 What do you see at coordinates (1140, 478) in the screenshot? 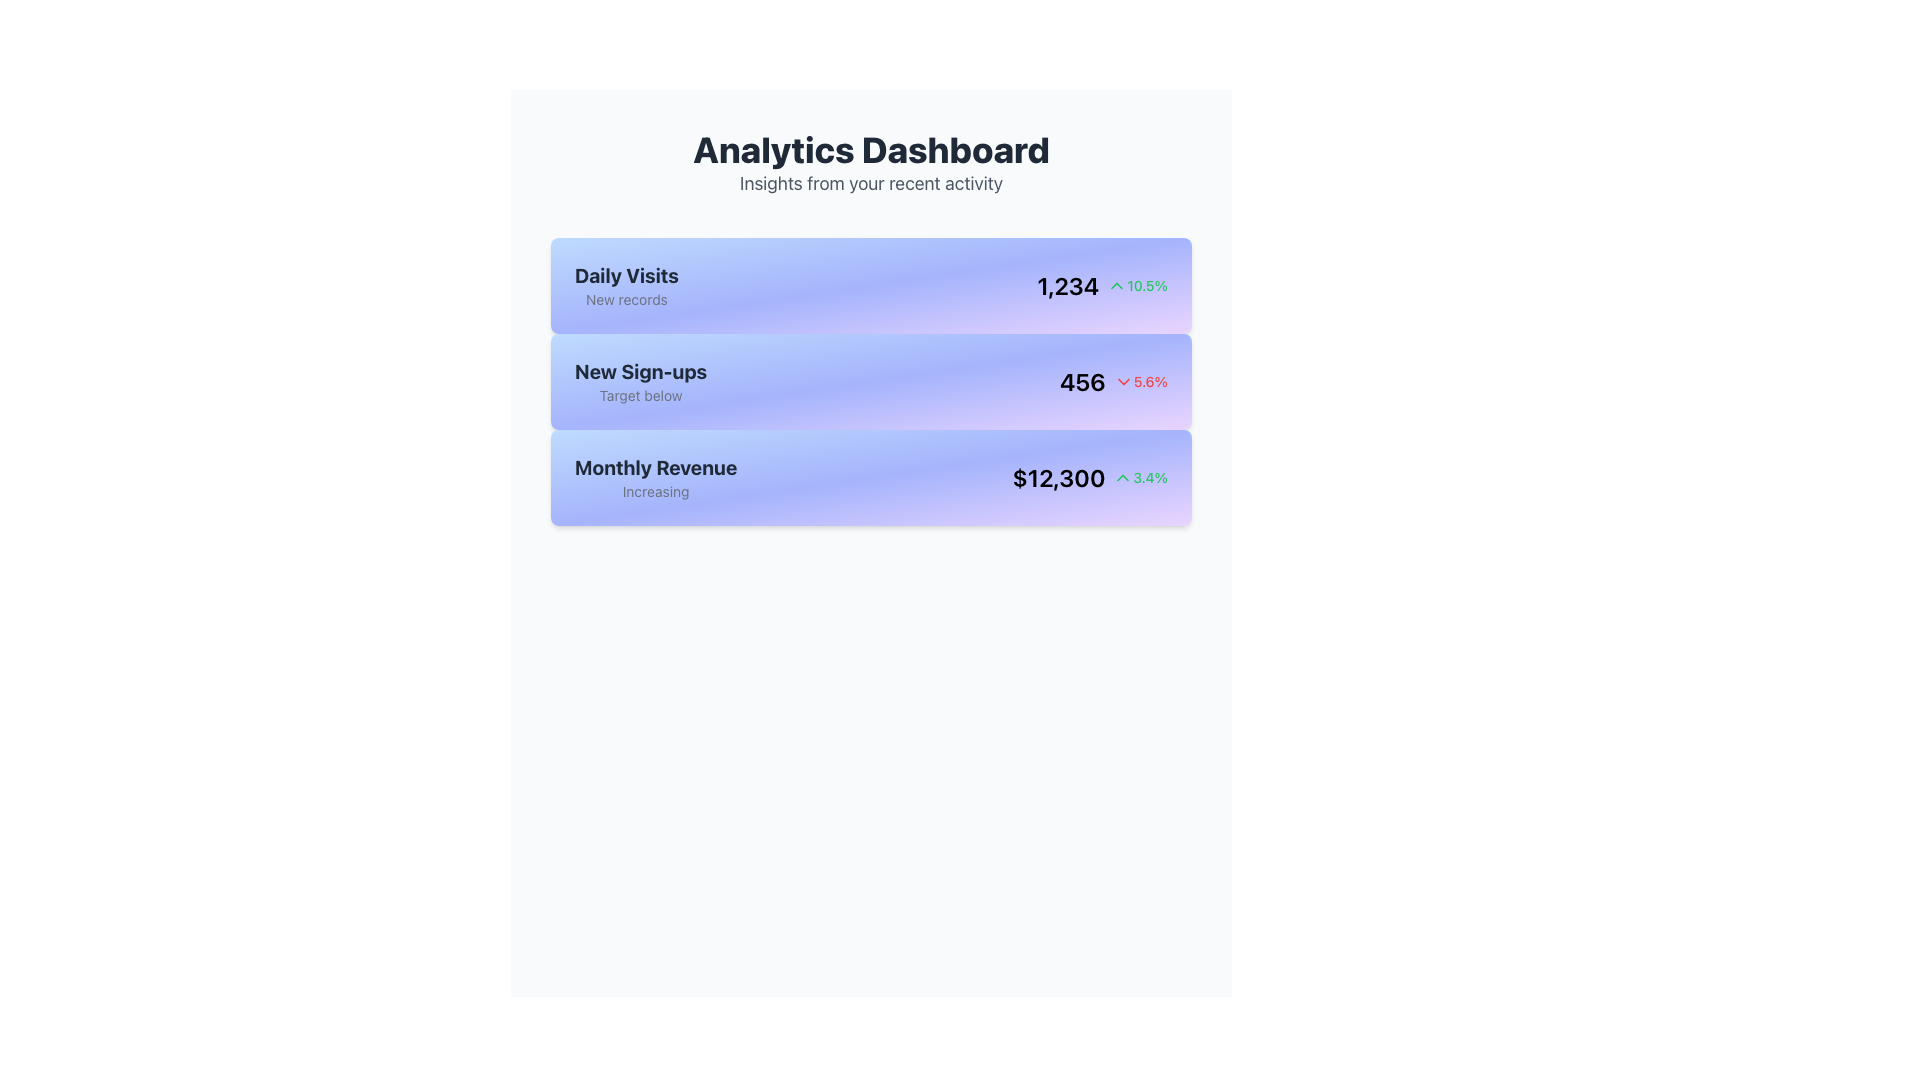
I see `the 'percentage change in revenue' text within the 'Monthly Revenue' card` at bounding box center [1140, 478].